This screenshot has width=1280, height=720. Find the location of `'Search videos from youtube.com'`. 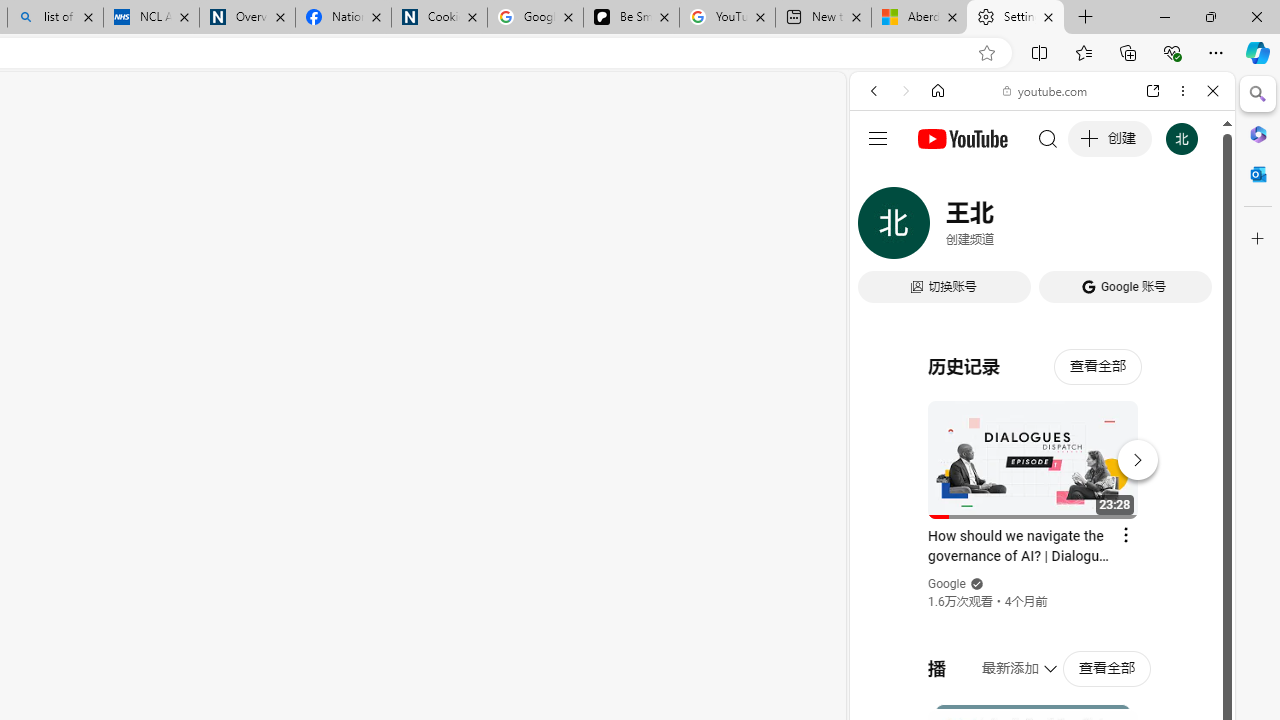

'Search videos from youtube.com' is located at coordinates (1006, 658).